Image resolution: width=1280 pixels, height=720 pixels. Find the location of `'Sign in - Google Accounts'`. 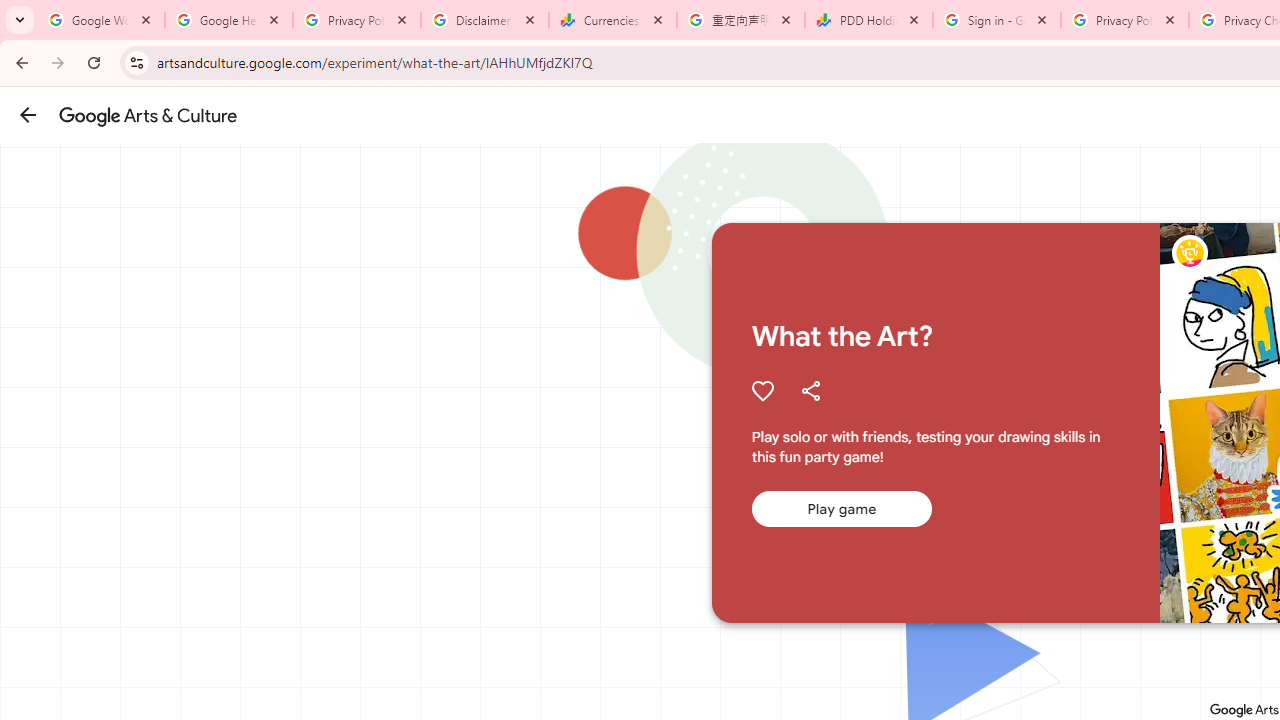

'Sign in - Google Accounts' is located at coordinates (997, 20).